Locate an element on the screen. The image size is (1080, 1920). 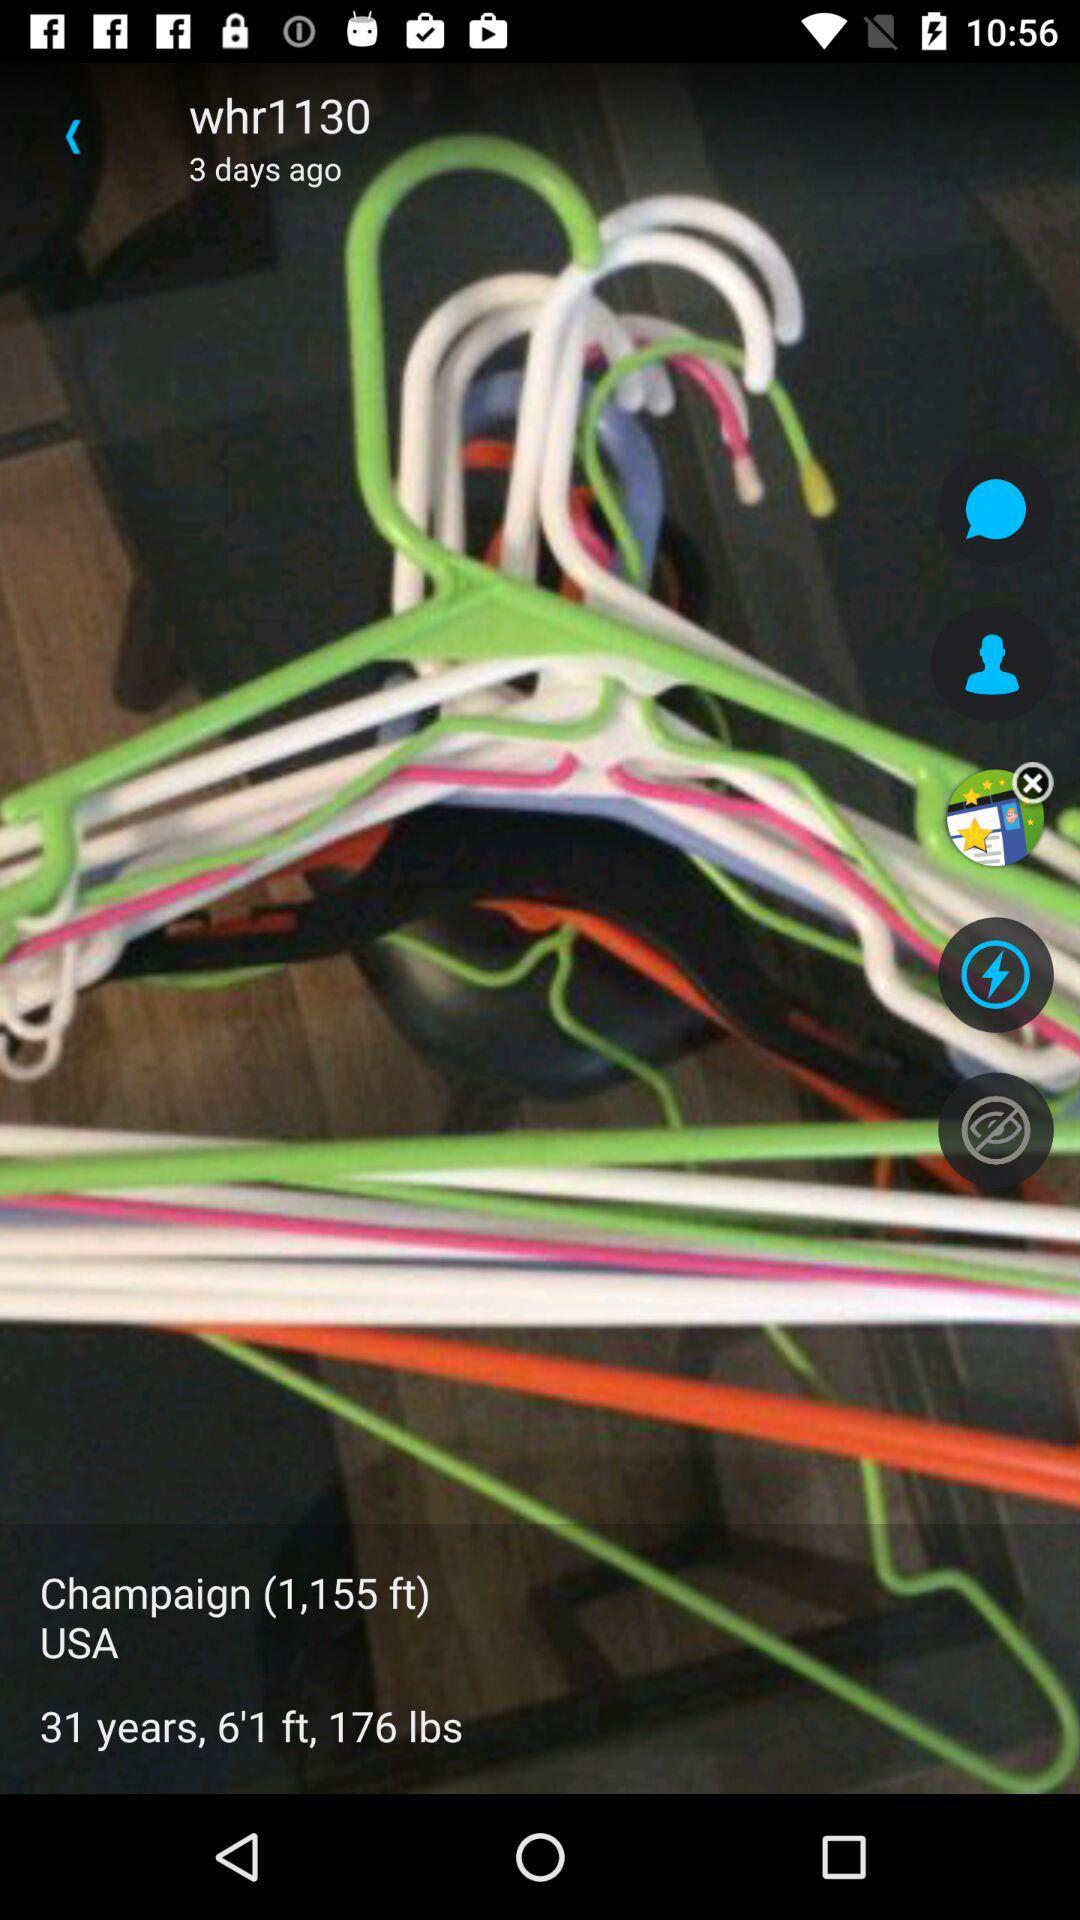
the visibility icon is located at coordinates (995, 1130).